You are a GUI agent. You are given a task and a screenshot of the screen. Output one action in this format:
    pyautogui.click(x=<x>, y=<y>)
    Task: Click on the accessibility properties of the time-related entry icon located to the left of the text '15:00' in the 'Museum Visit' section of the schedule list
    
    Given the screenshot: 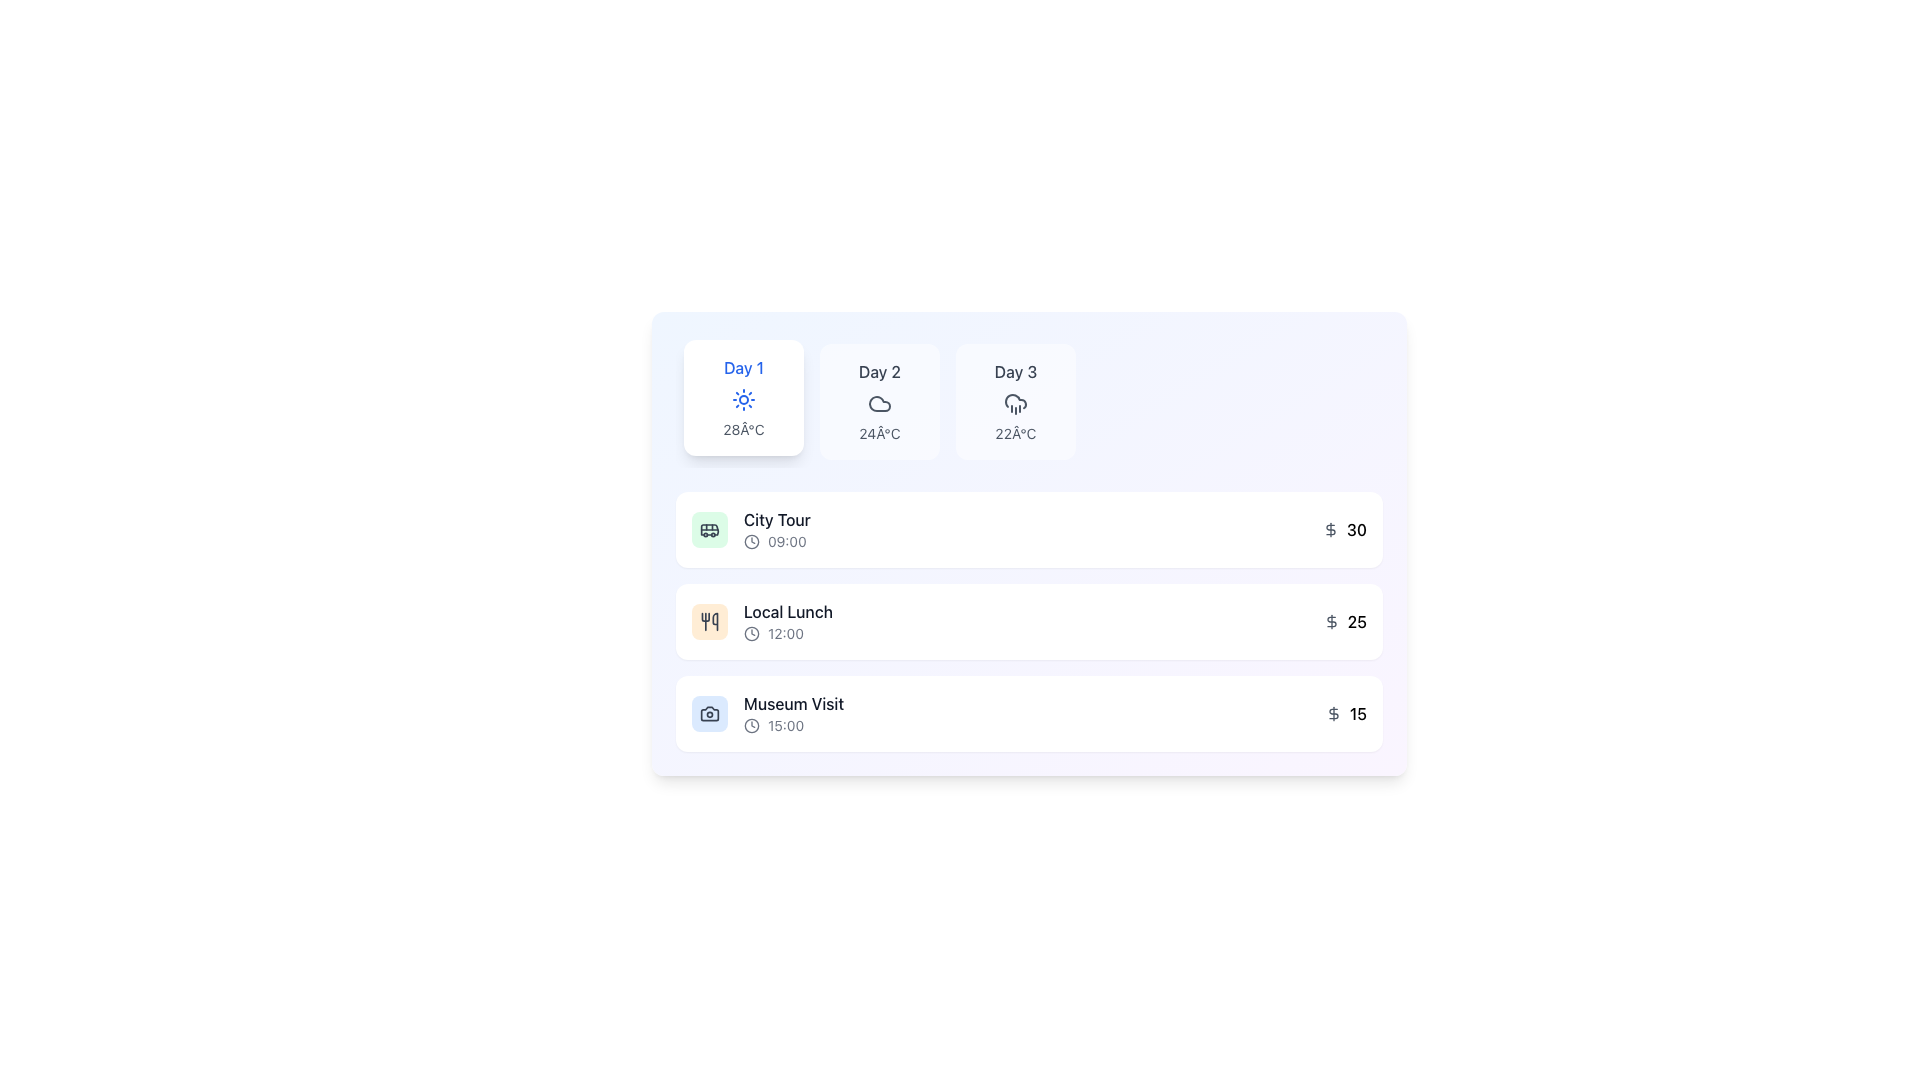 What is the action you would take?
    pyautogui.click(x=751, y=725)
    